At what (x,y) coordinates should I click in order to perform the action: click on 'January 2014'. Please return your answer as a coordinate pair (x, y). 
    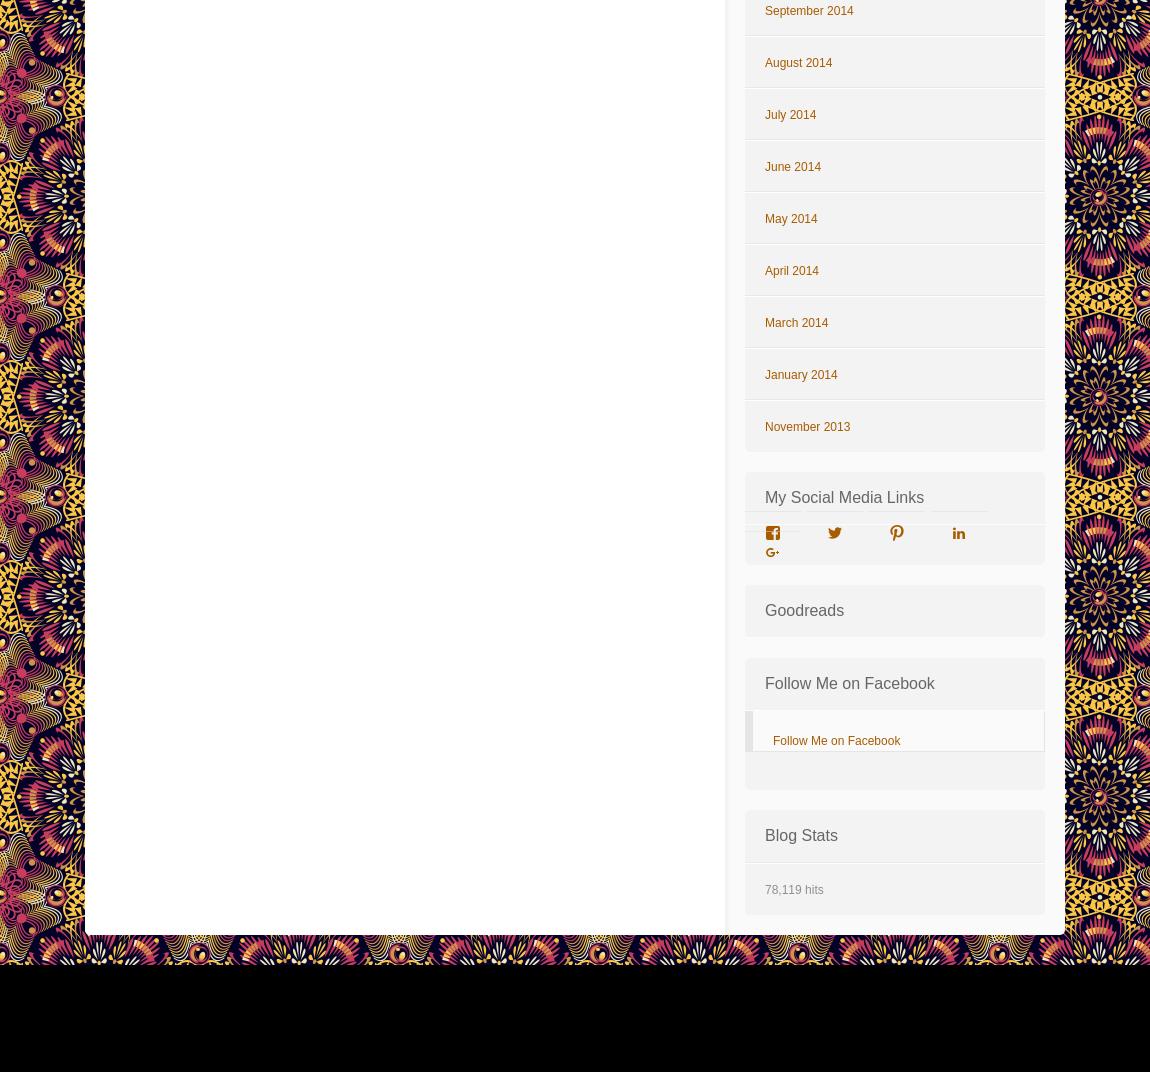
    Looking at the image, I should click on (763, 374).